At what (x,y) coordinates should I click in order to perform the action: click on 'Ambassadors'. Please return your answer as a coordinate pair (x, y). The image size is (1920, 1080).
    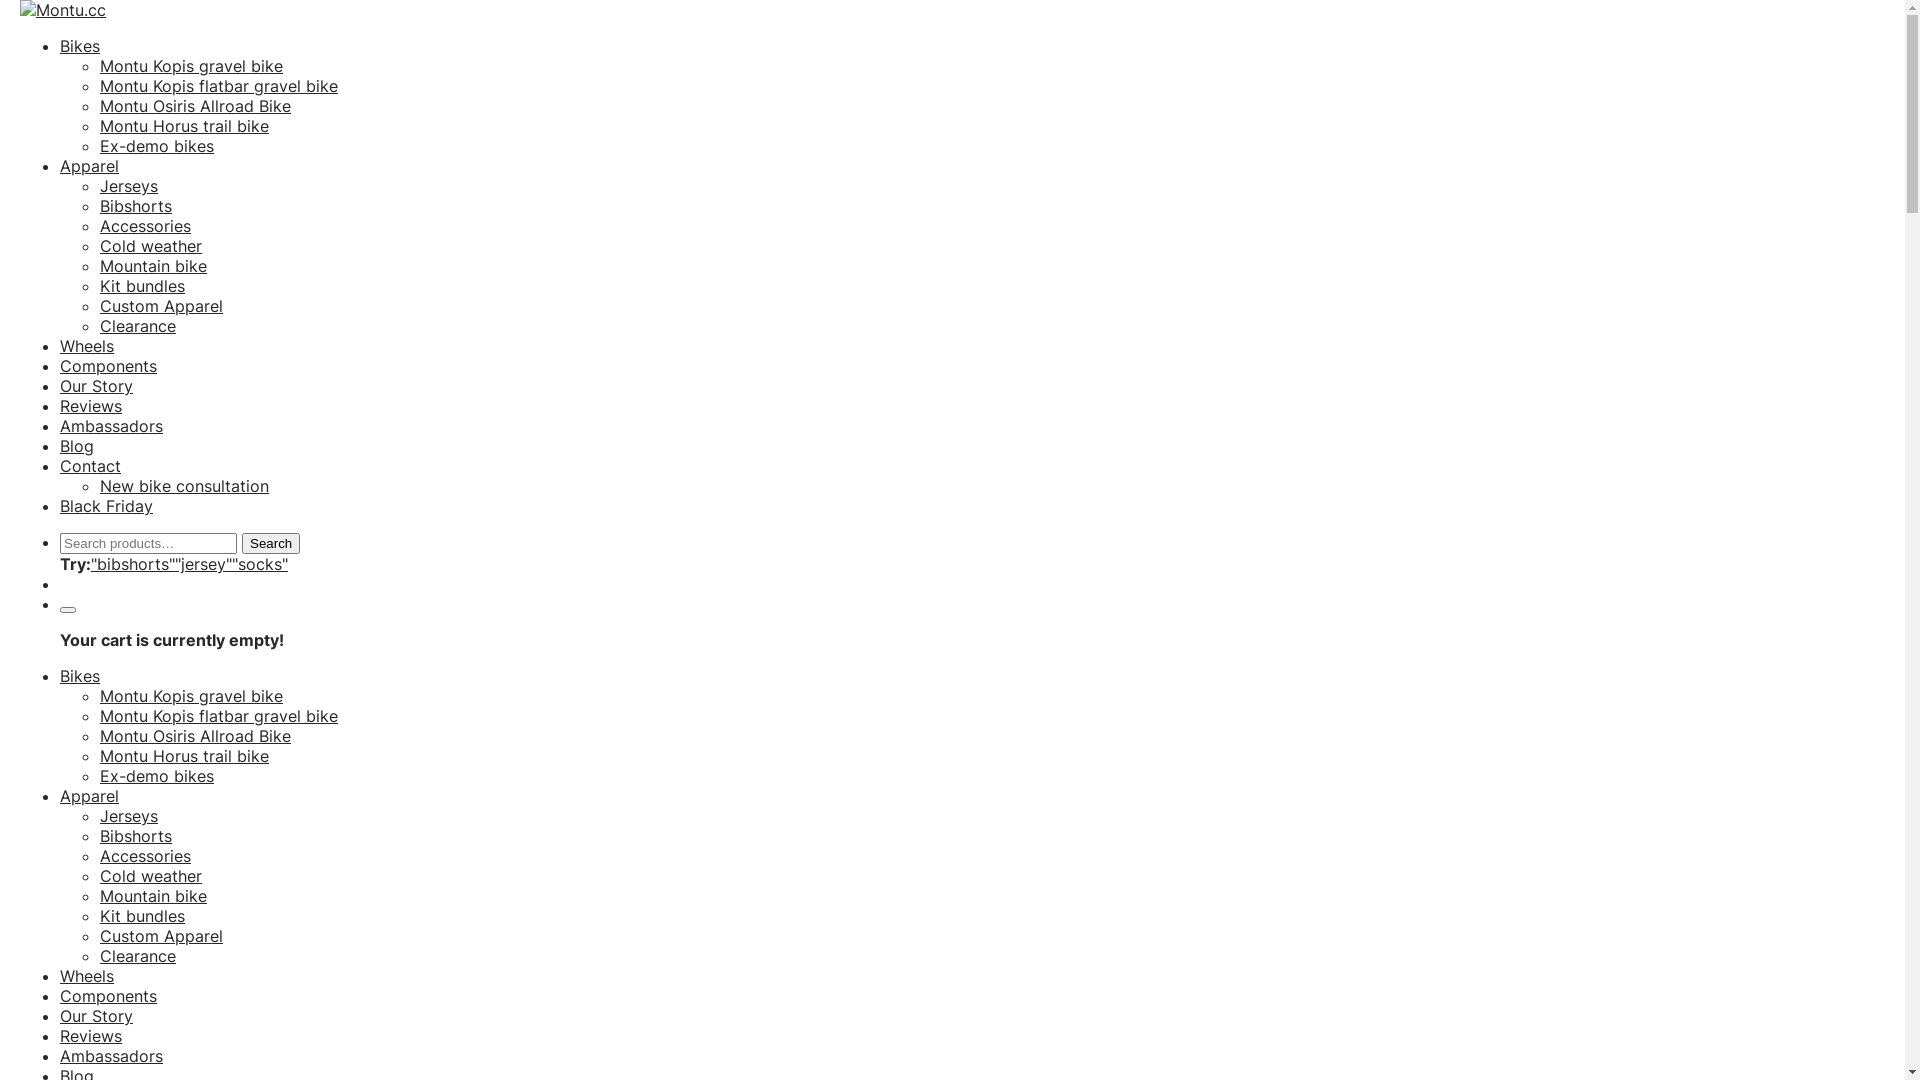
    Looking at the image, I should click on (110, 424).